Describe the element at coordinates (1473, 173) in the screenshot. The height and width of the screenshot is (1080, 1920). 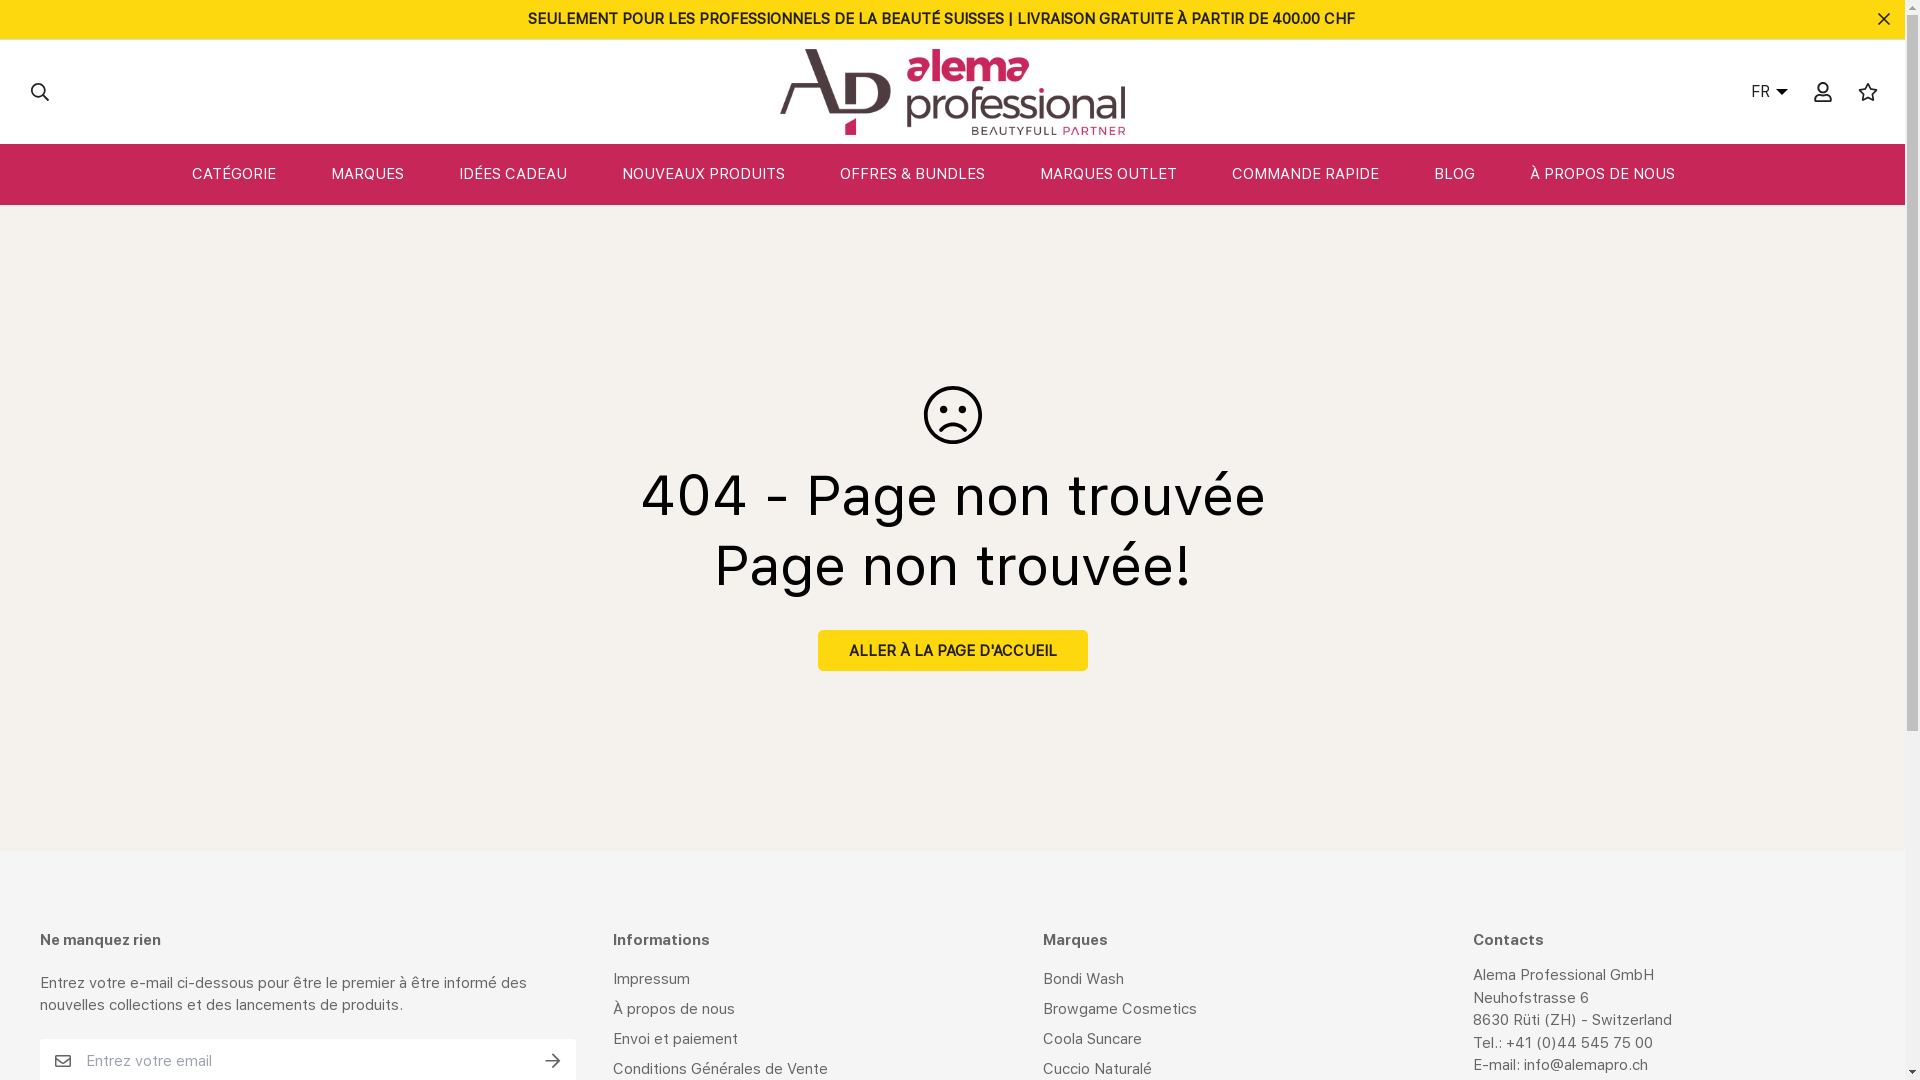
I see `'BLOG'` at that location.